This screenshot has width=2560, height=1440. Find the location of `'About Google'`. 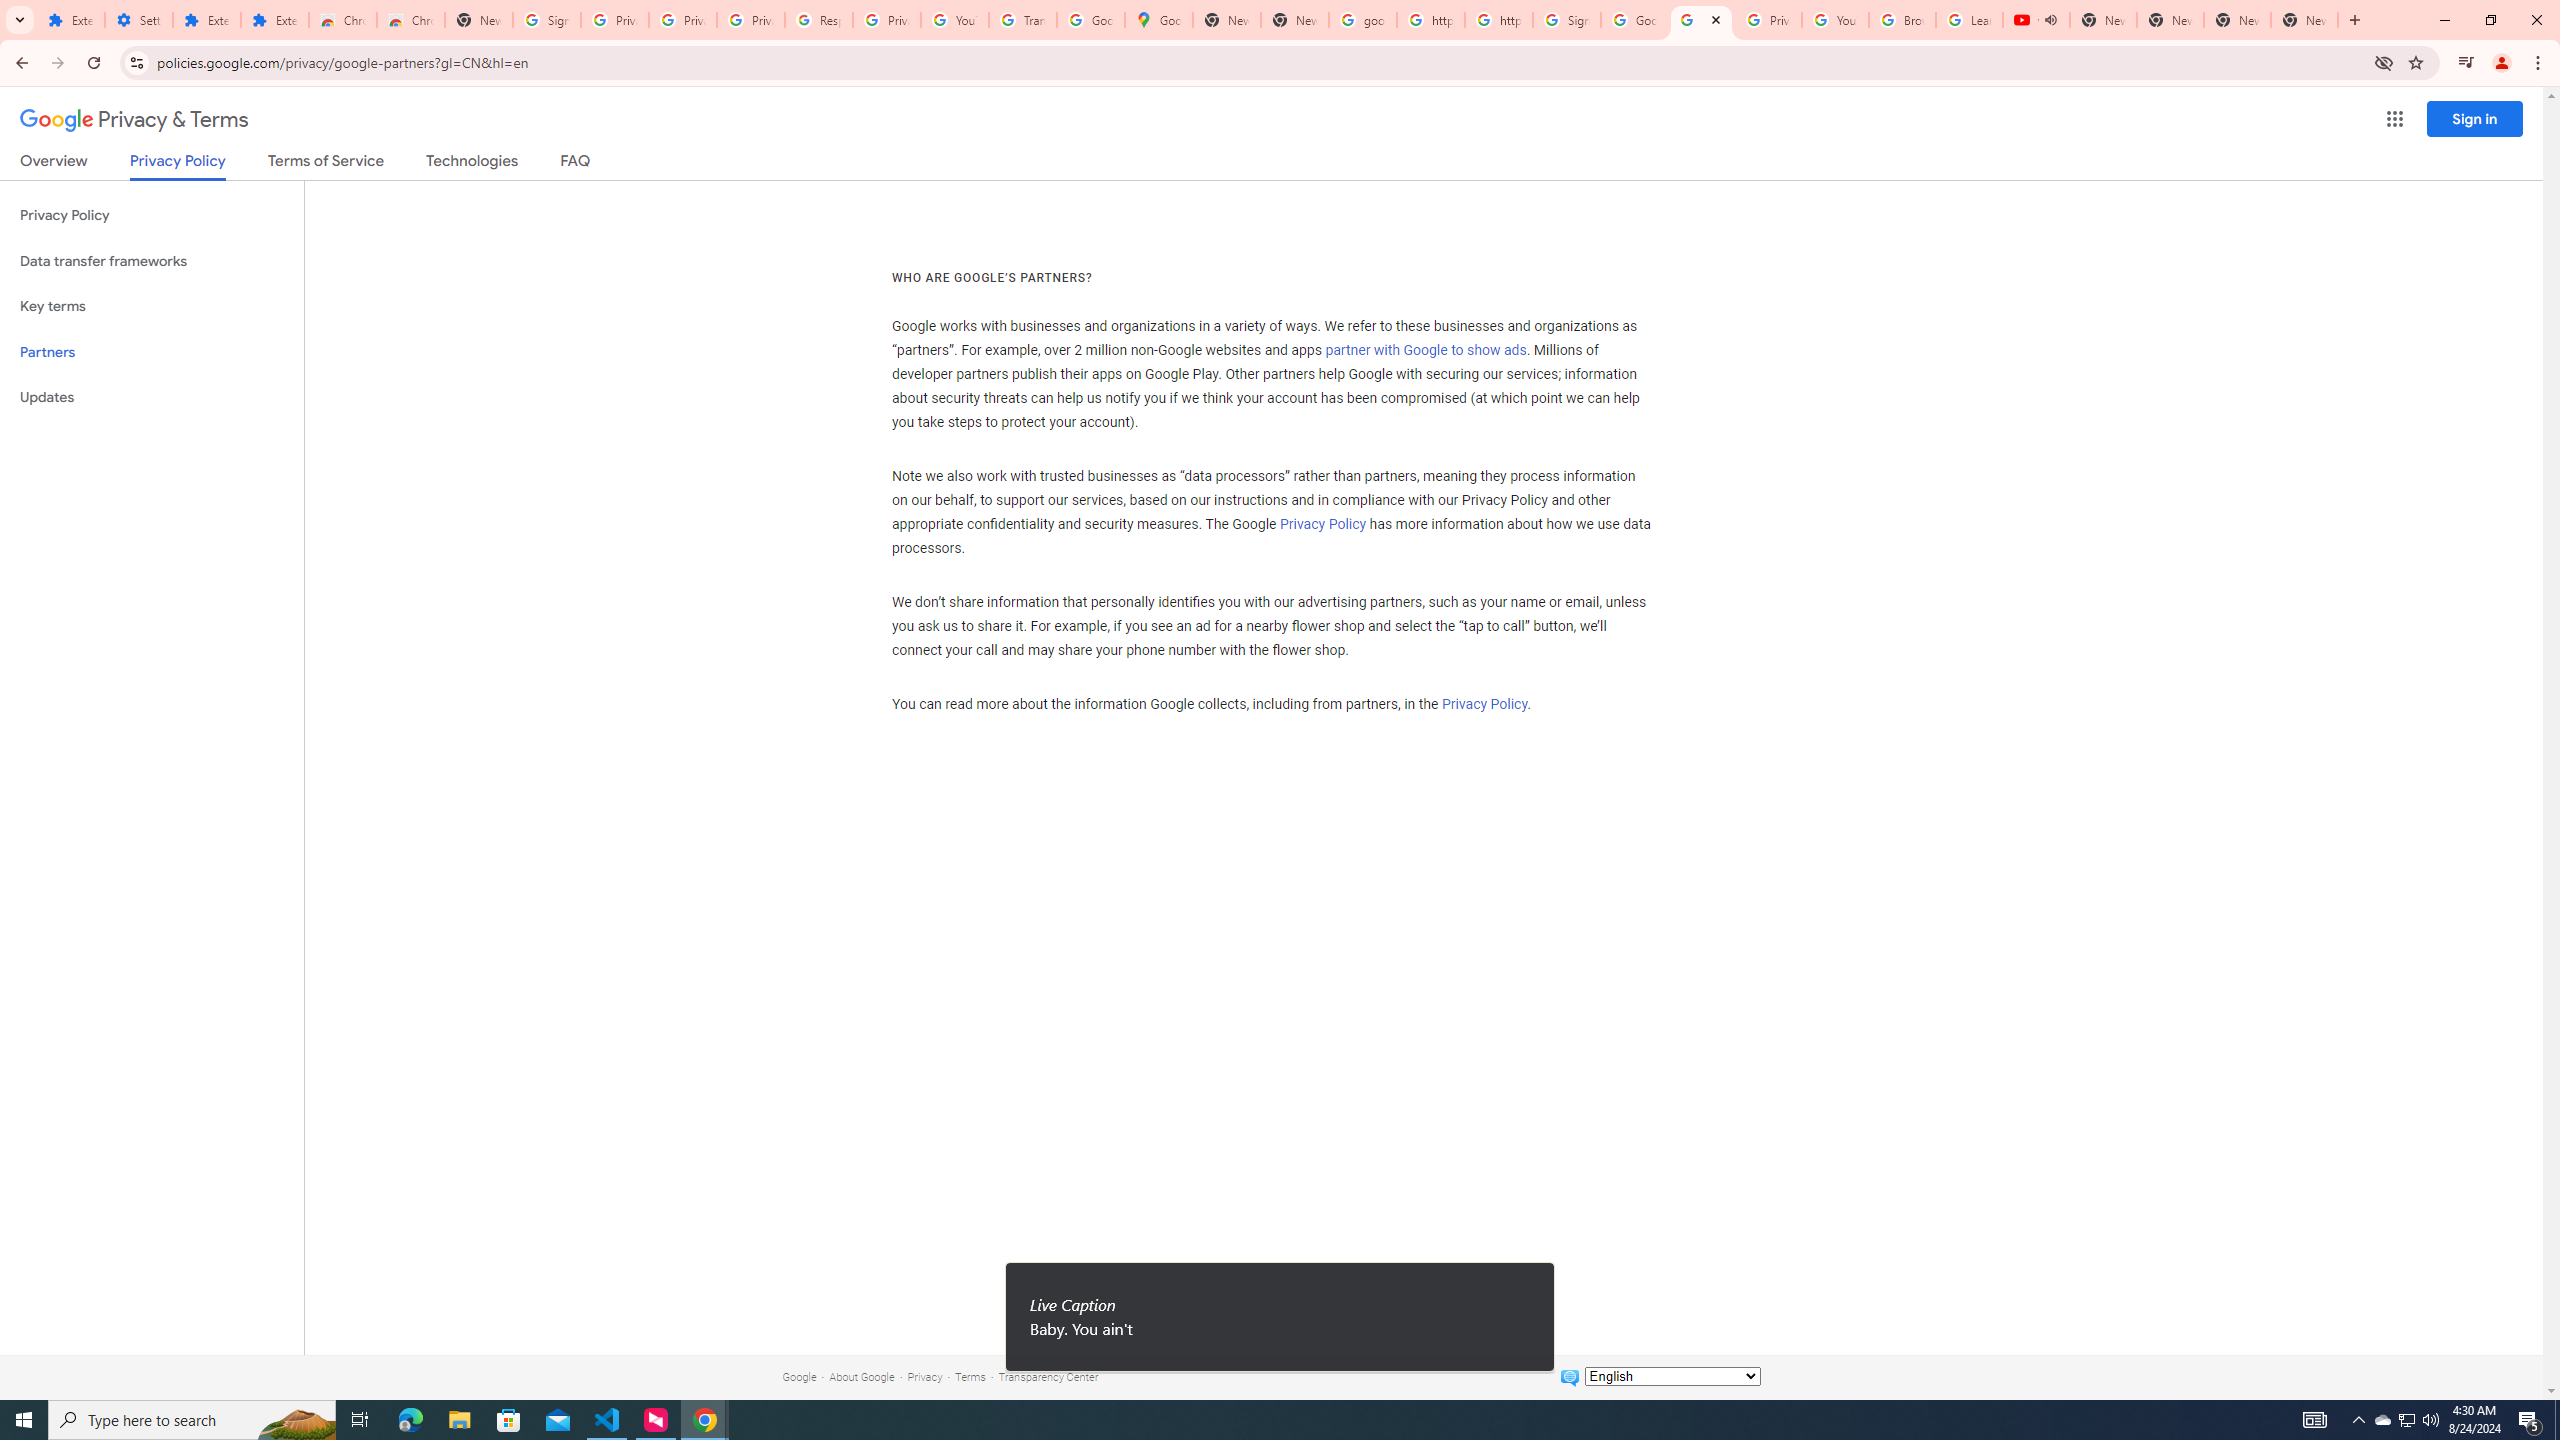

'About Google' is located at coordinates (861, 1376).